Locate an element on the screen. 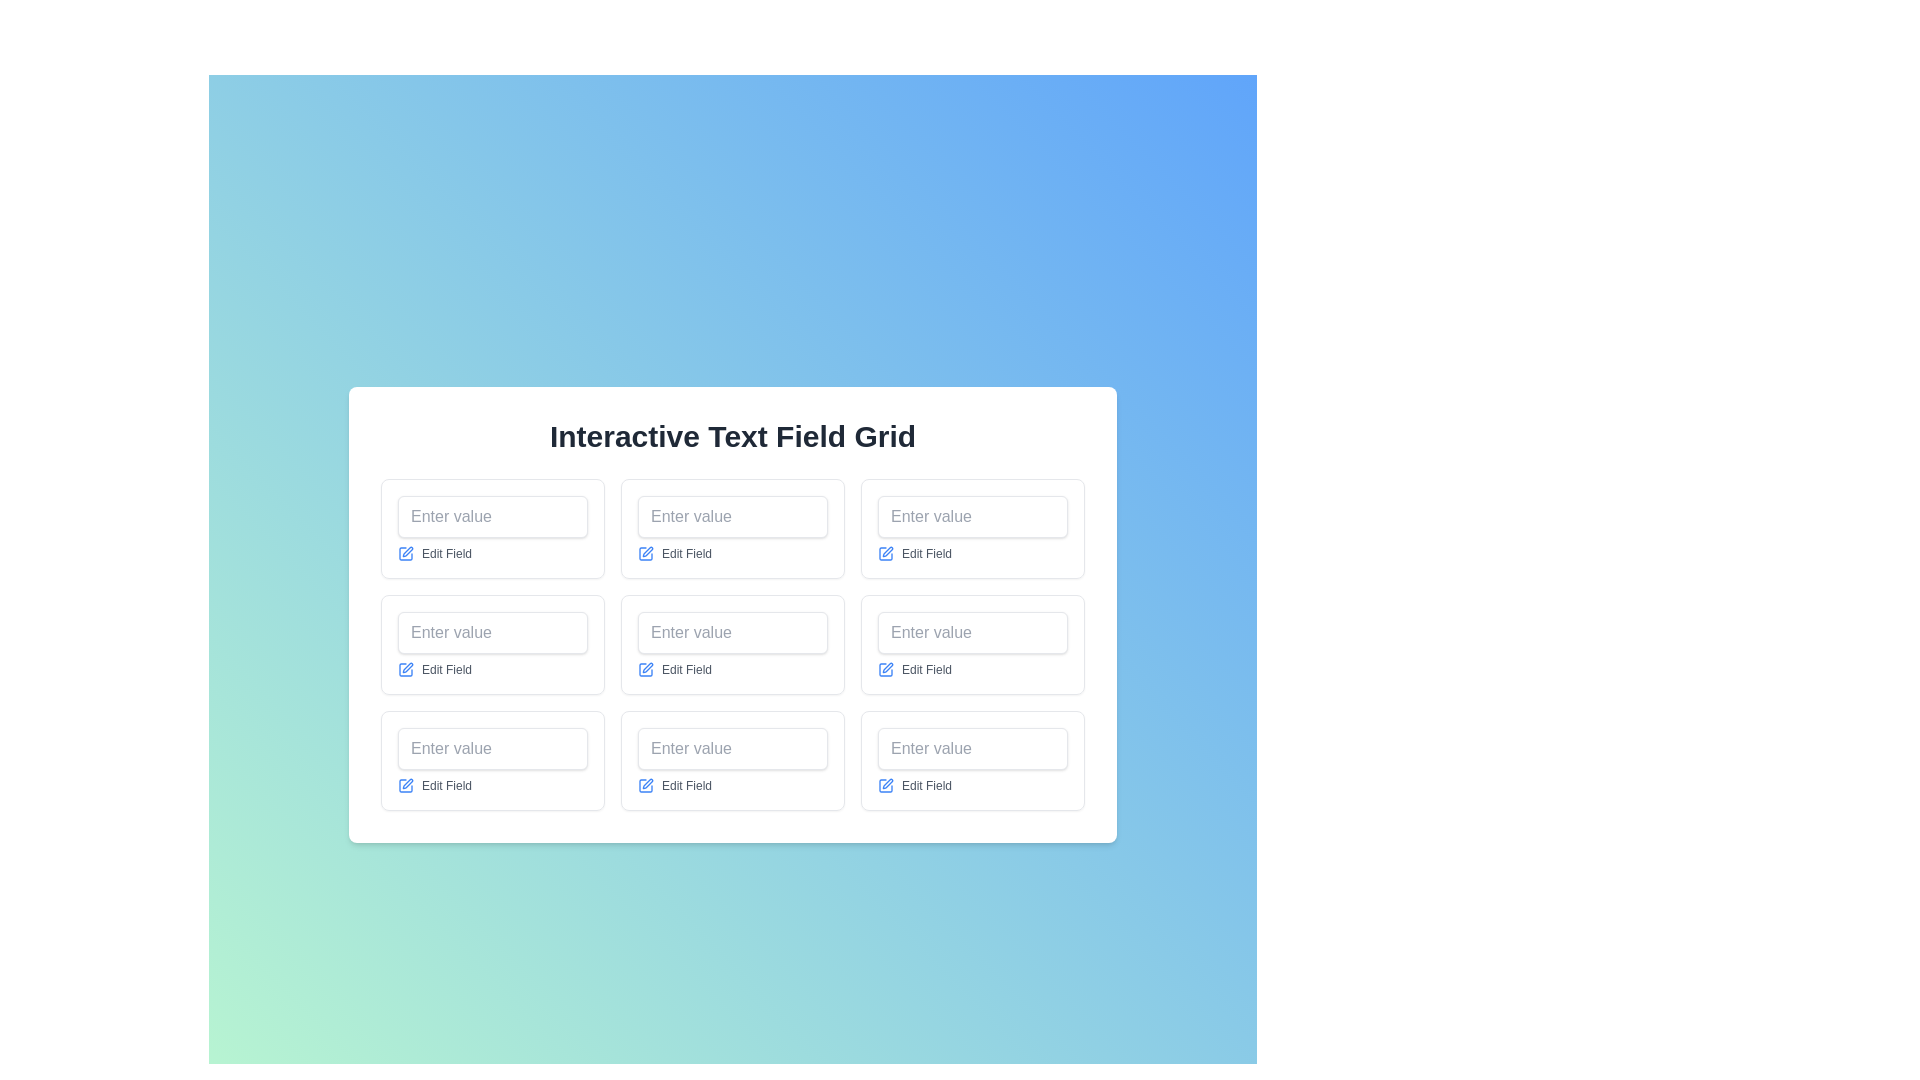  the blue outline square icon with rounded corners located in the top-left panel of the grid layout, directly below the 'Enter value' input field and near the 'Edit Field' text is located at coordinates (405, 554).